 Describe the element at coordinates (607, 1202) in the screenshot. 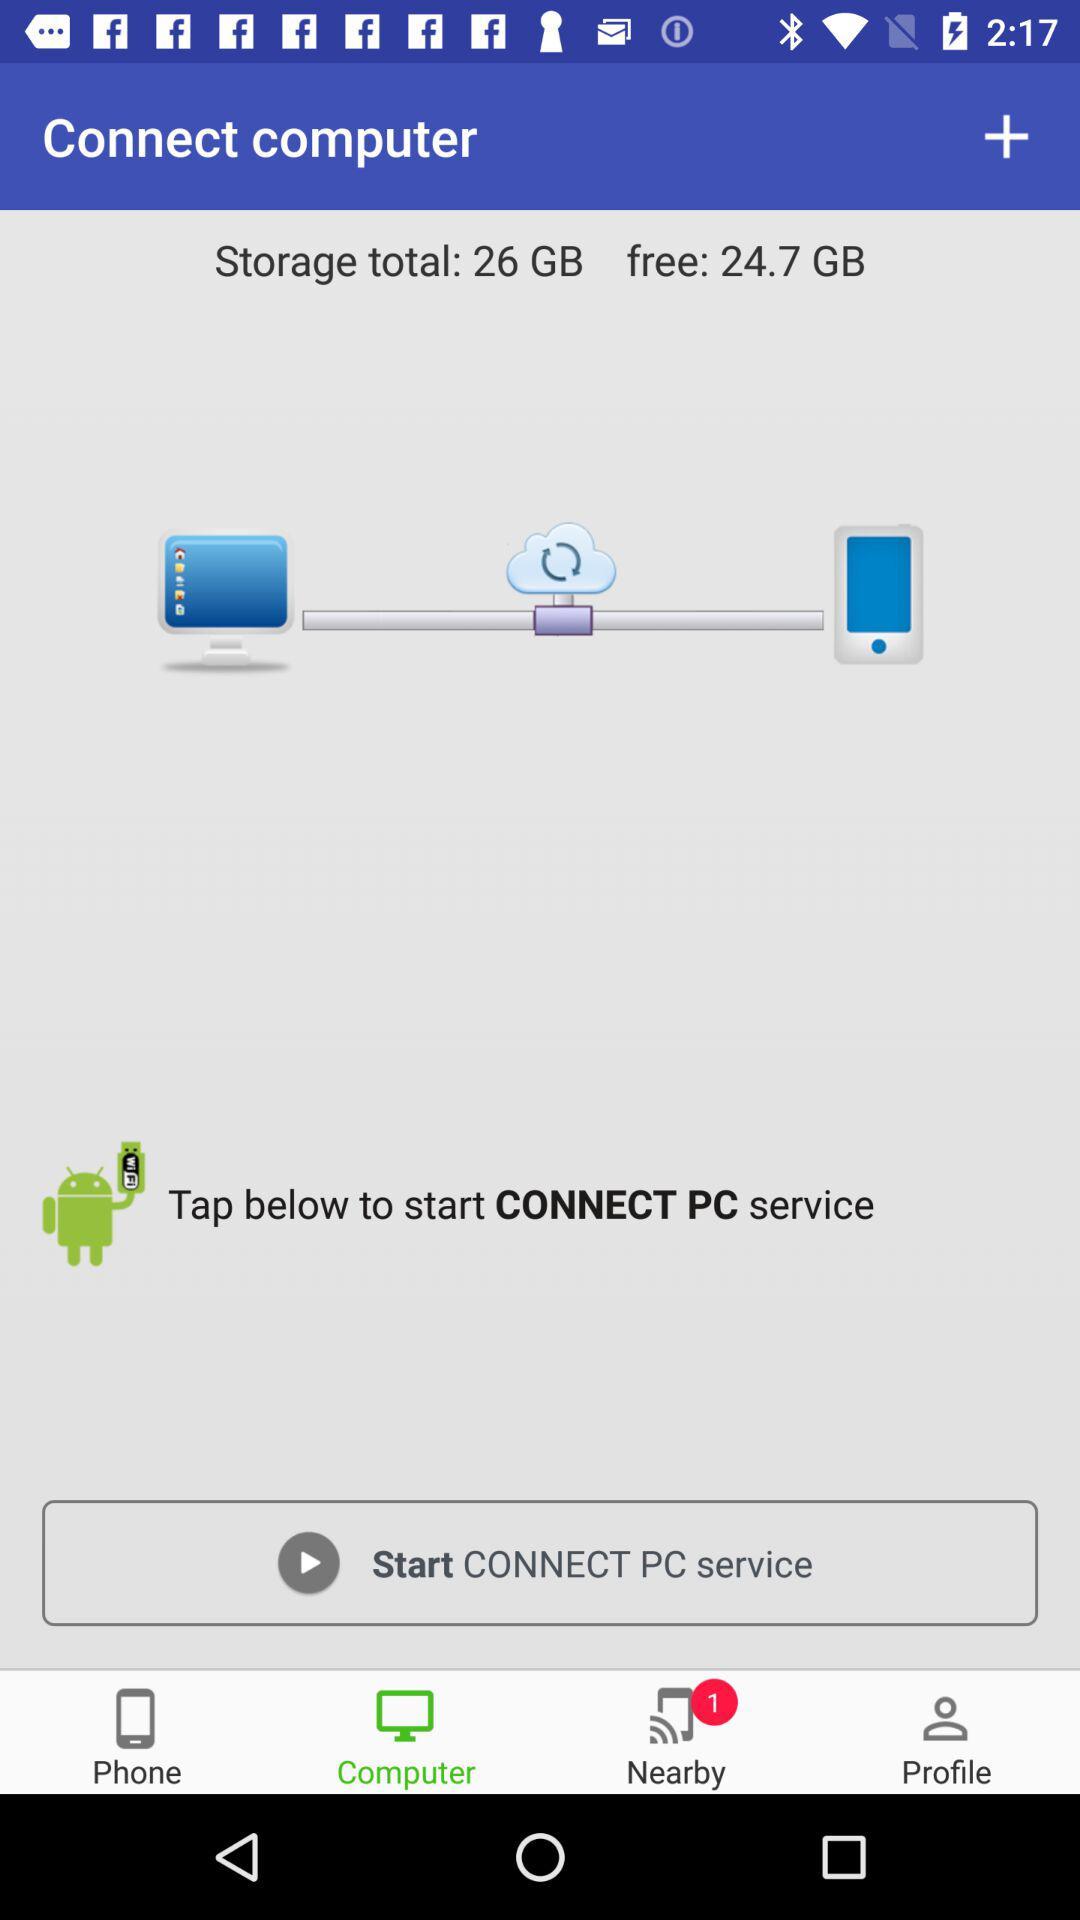

I see `the tap below to icon` at that location.